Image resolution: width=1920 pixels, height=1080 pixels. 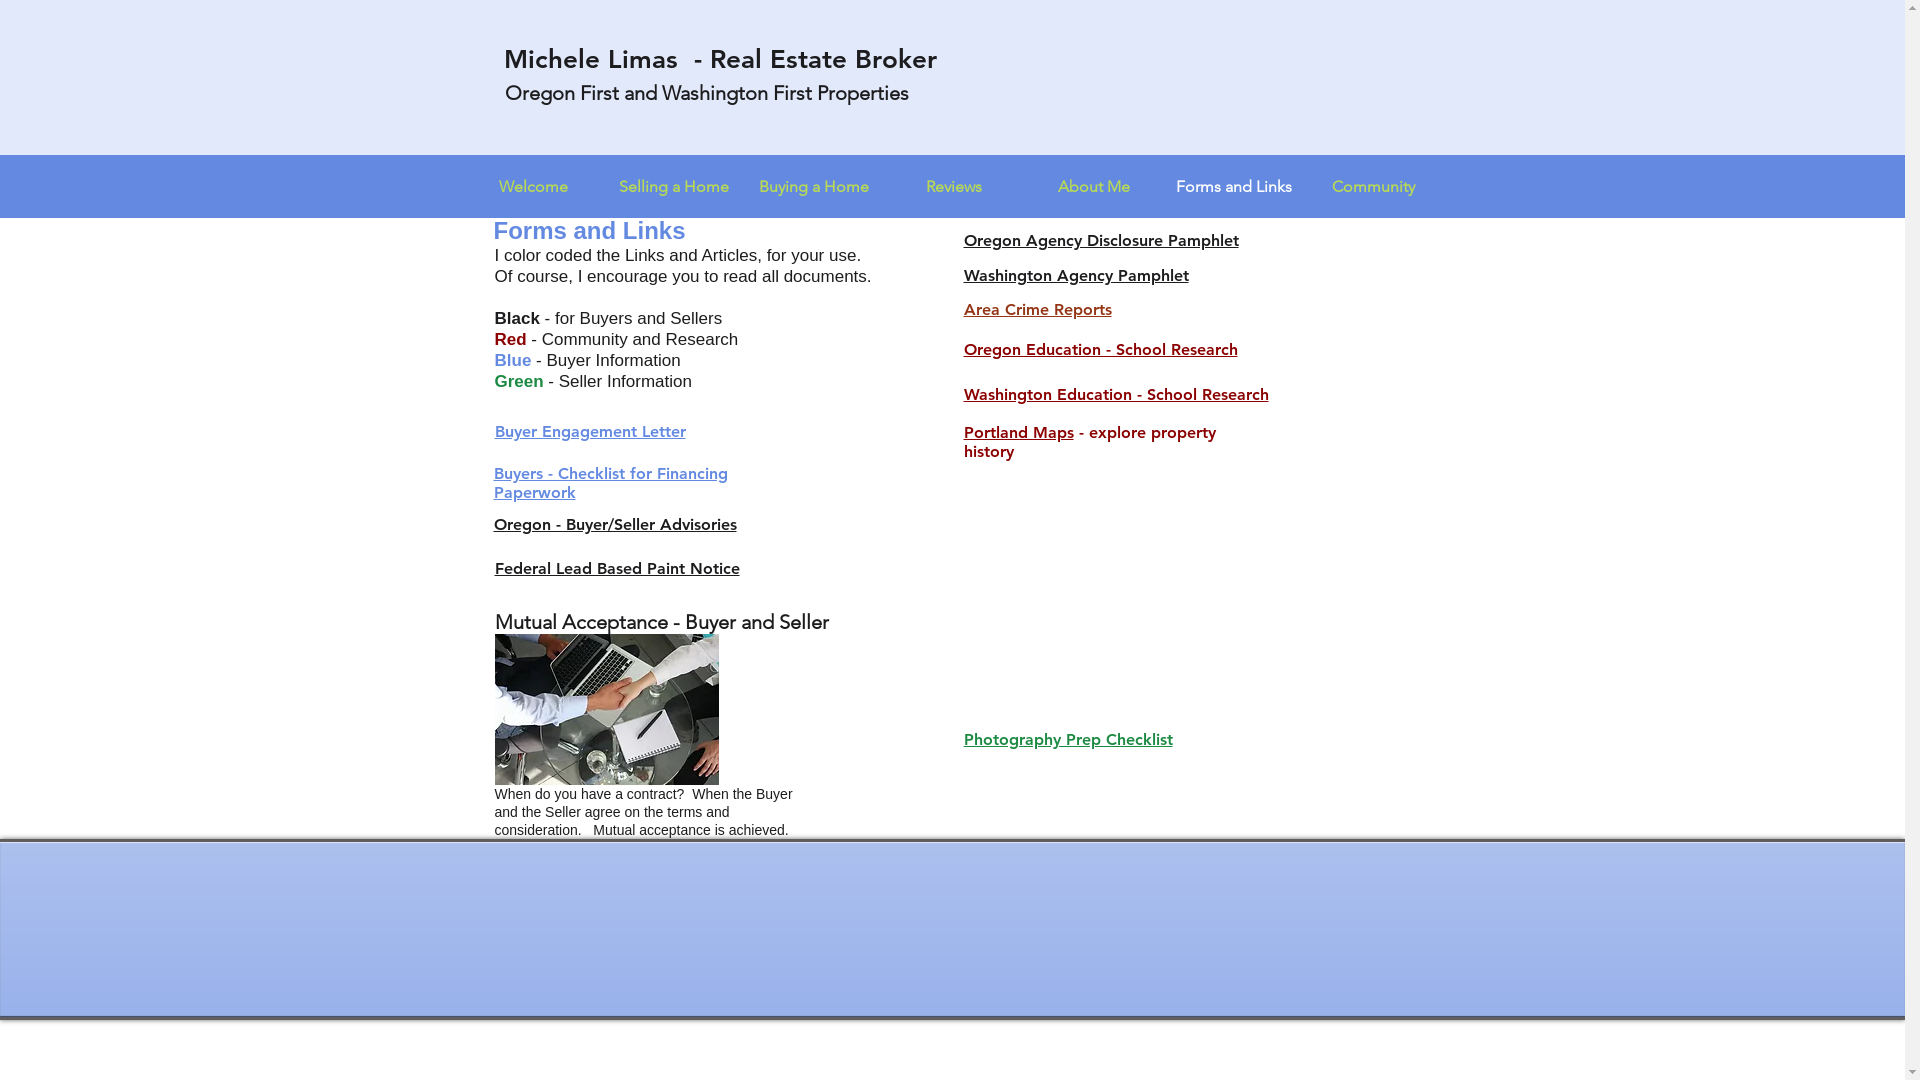 What do you see at coordinates (1018, 431) in the screenshot?
I see `'Portland Maps'` at bounding box center [1018, 431].